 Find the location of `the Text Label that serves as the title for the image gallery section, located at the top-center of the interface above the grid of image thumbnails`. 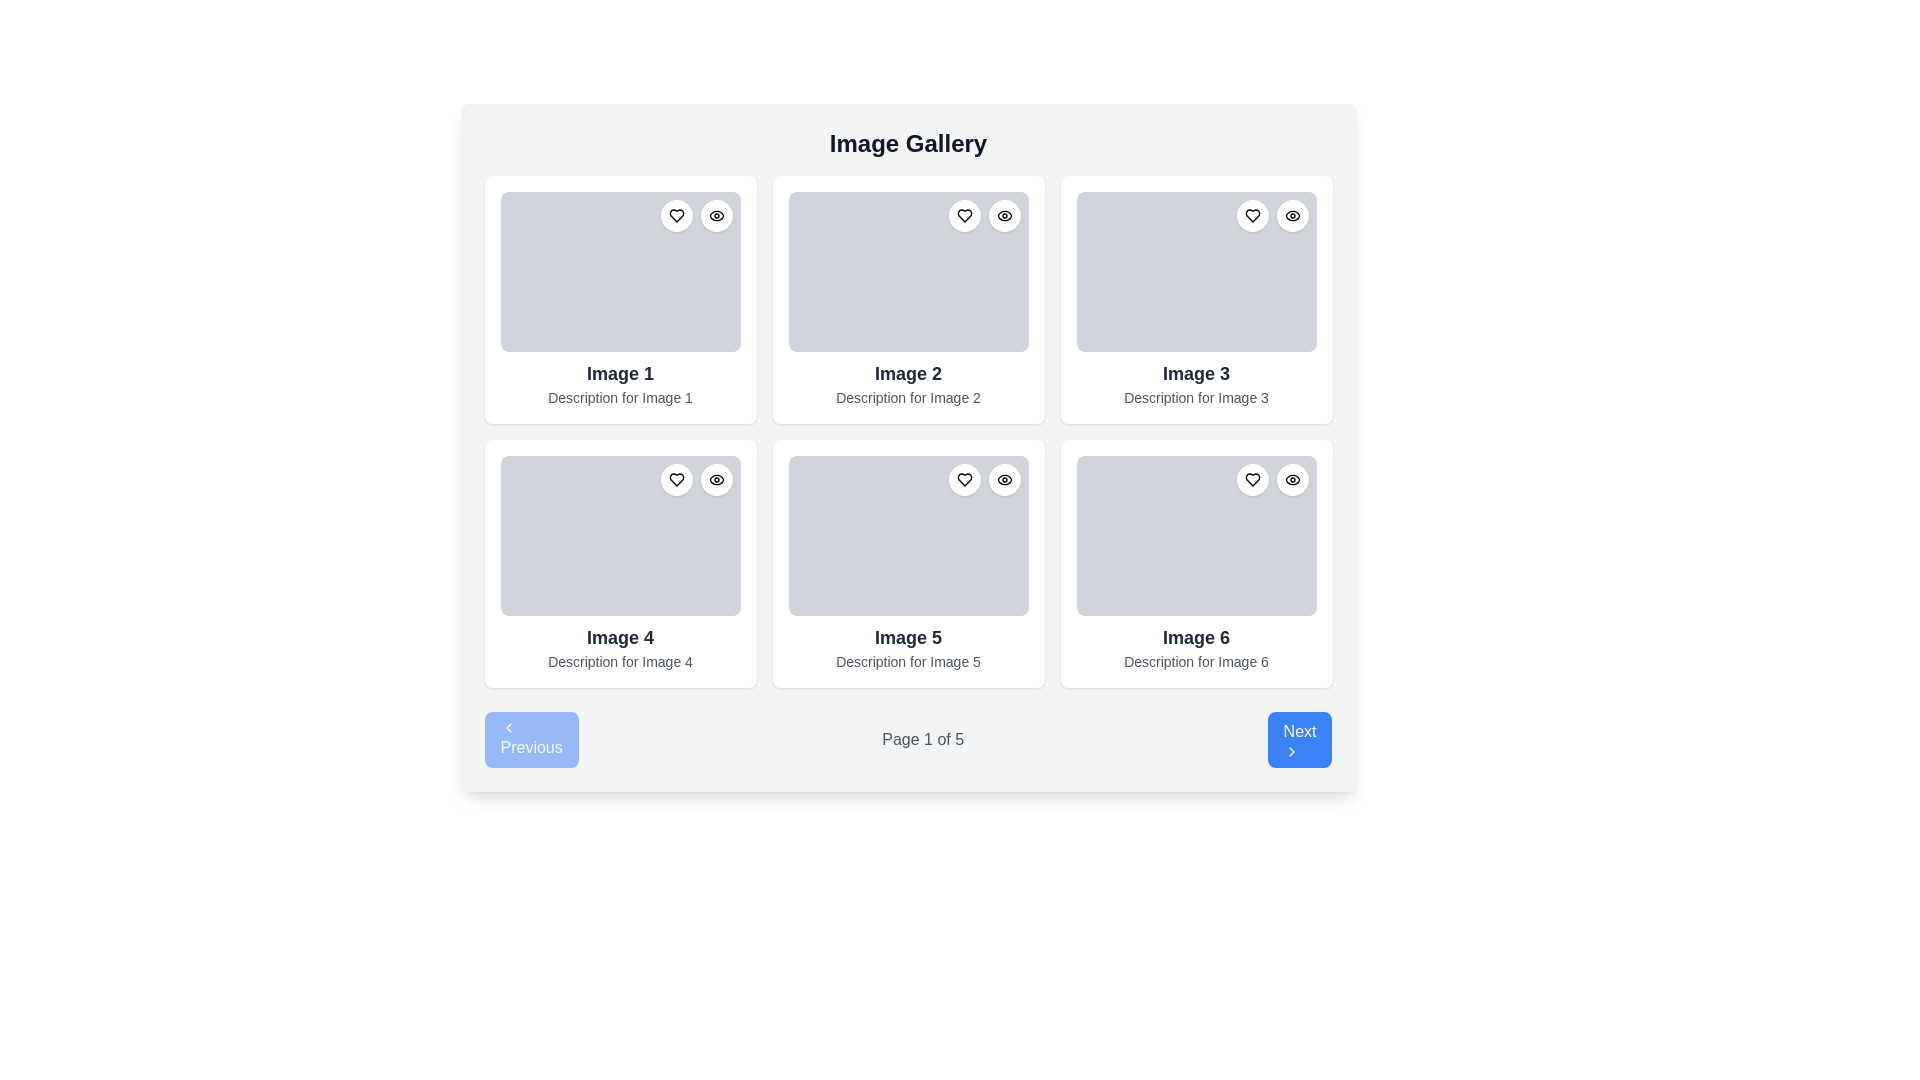

the Text Label that serves as the title for the image gallery section, located at the top-center of the interface above the grid of image thumbnails is located at coordinates (907, 142).